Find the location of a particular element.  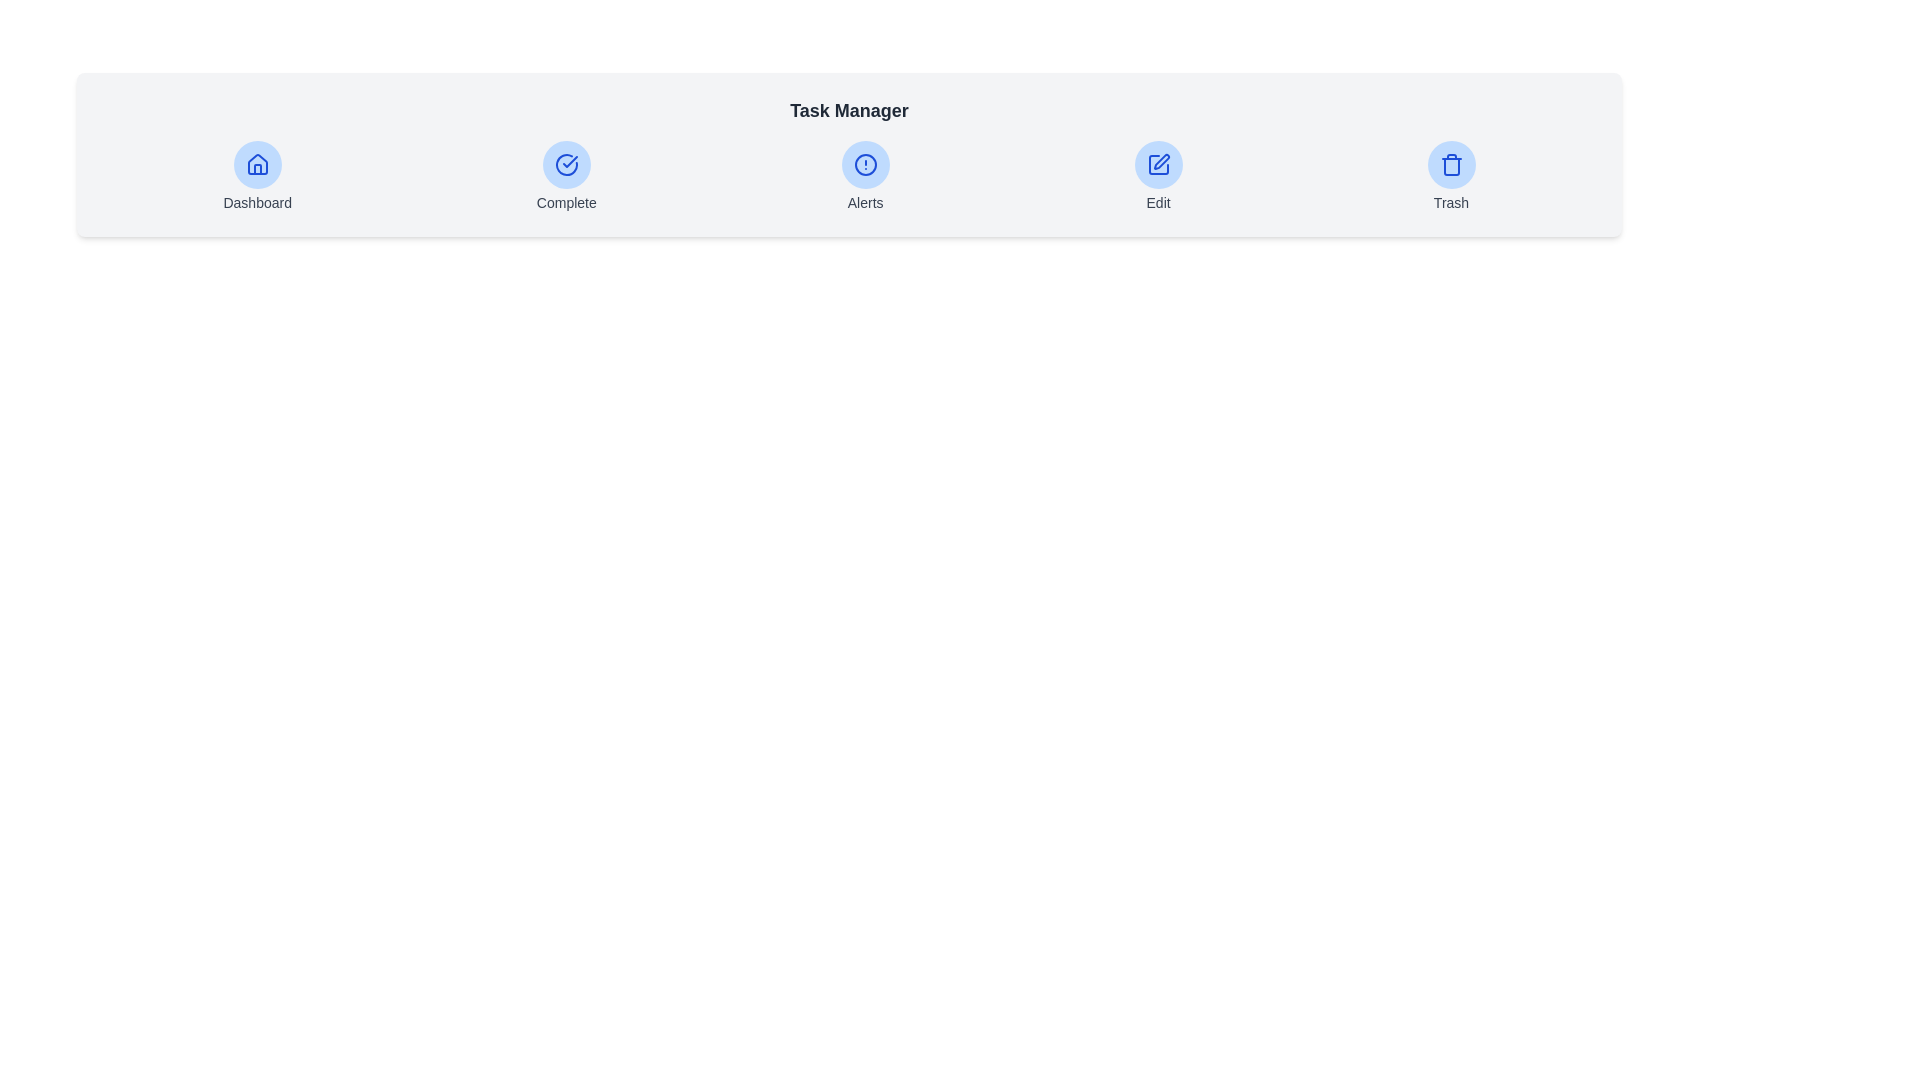

the 'Complete' icon with a checkmark in a blue circular background located in the navigation bar is located at coordinates (565, 176).